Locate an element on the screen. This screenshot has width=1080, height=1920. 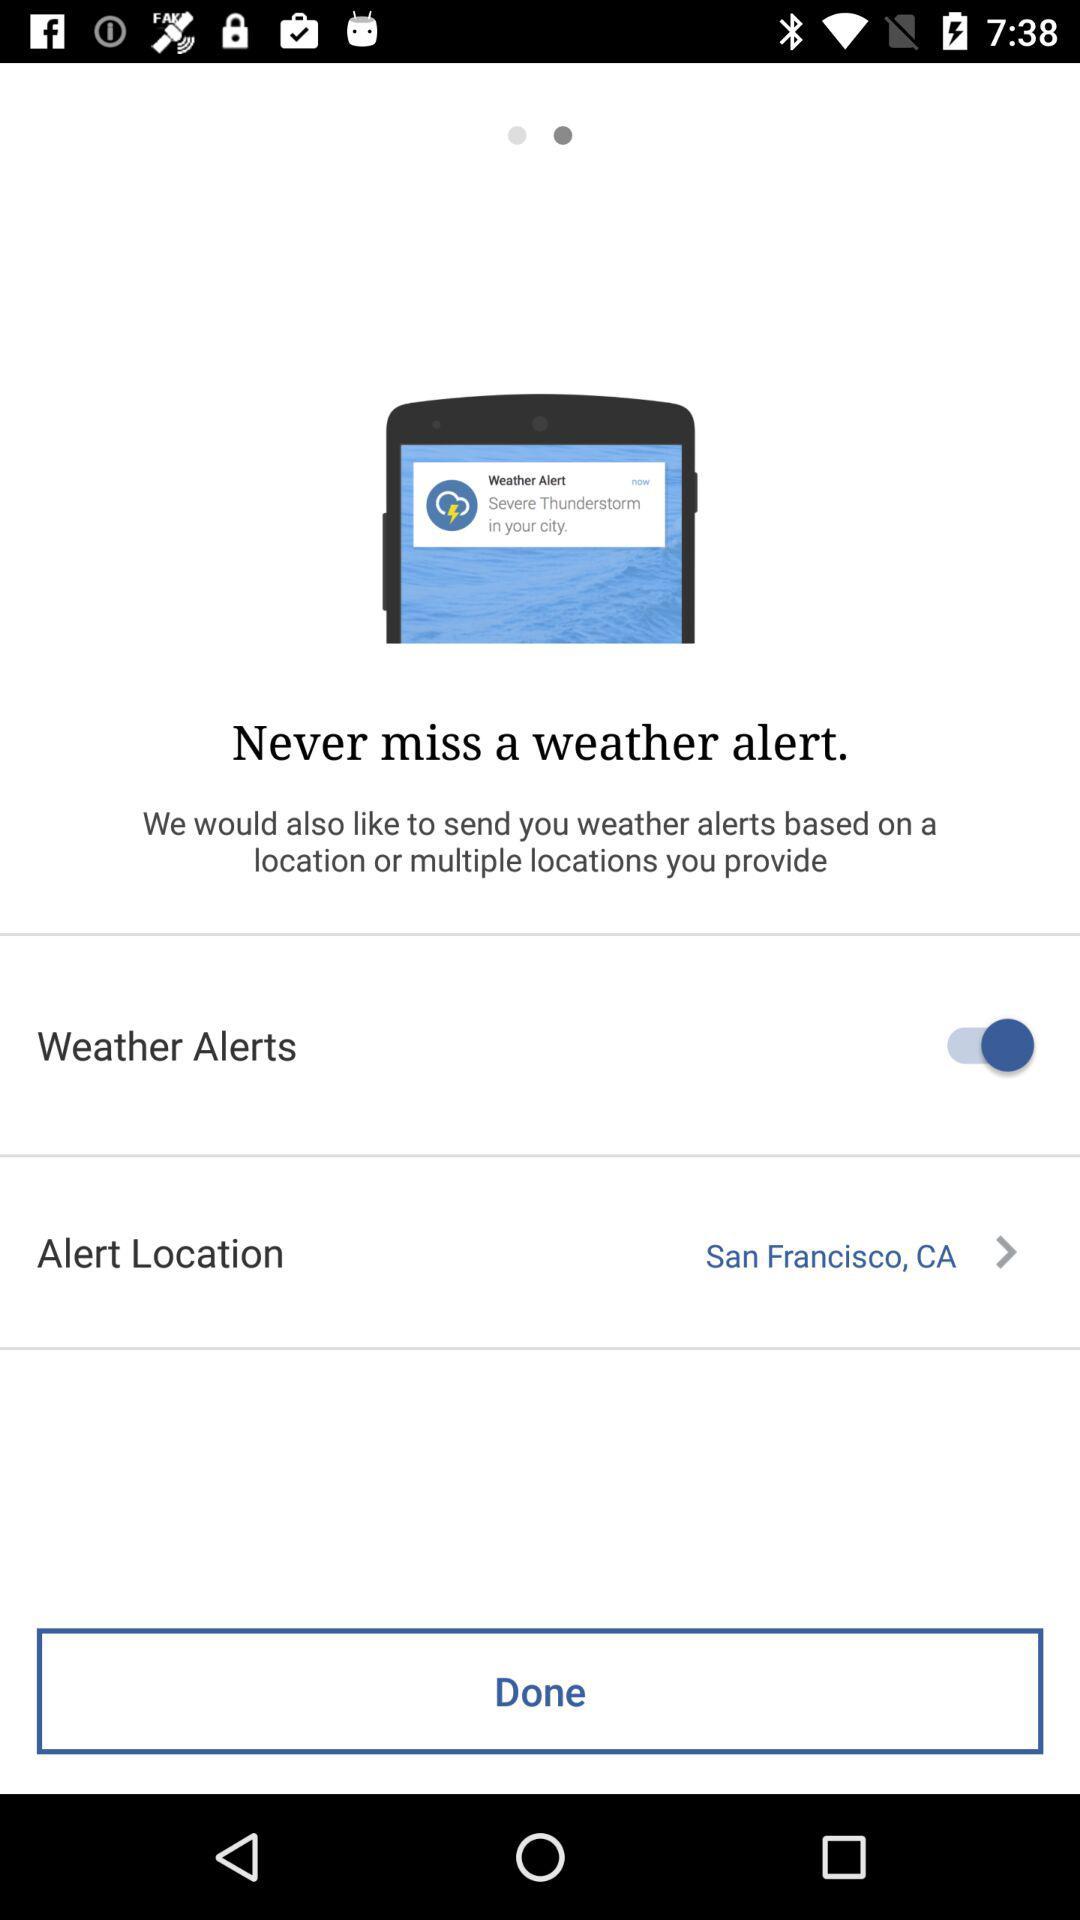
san francisco, ca item is located at coordinates (860, 1254).